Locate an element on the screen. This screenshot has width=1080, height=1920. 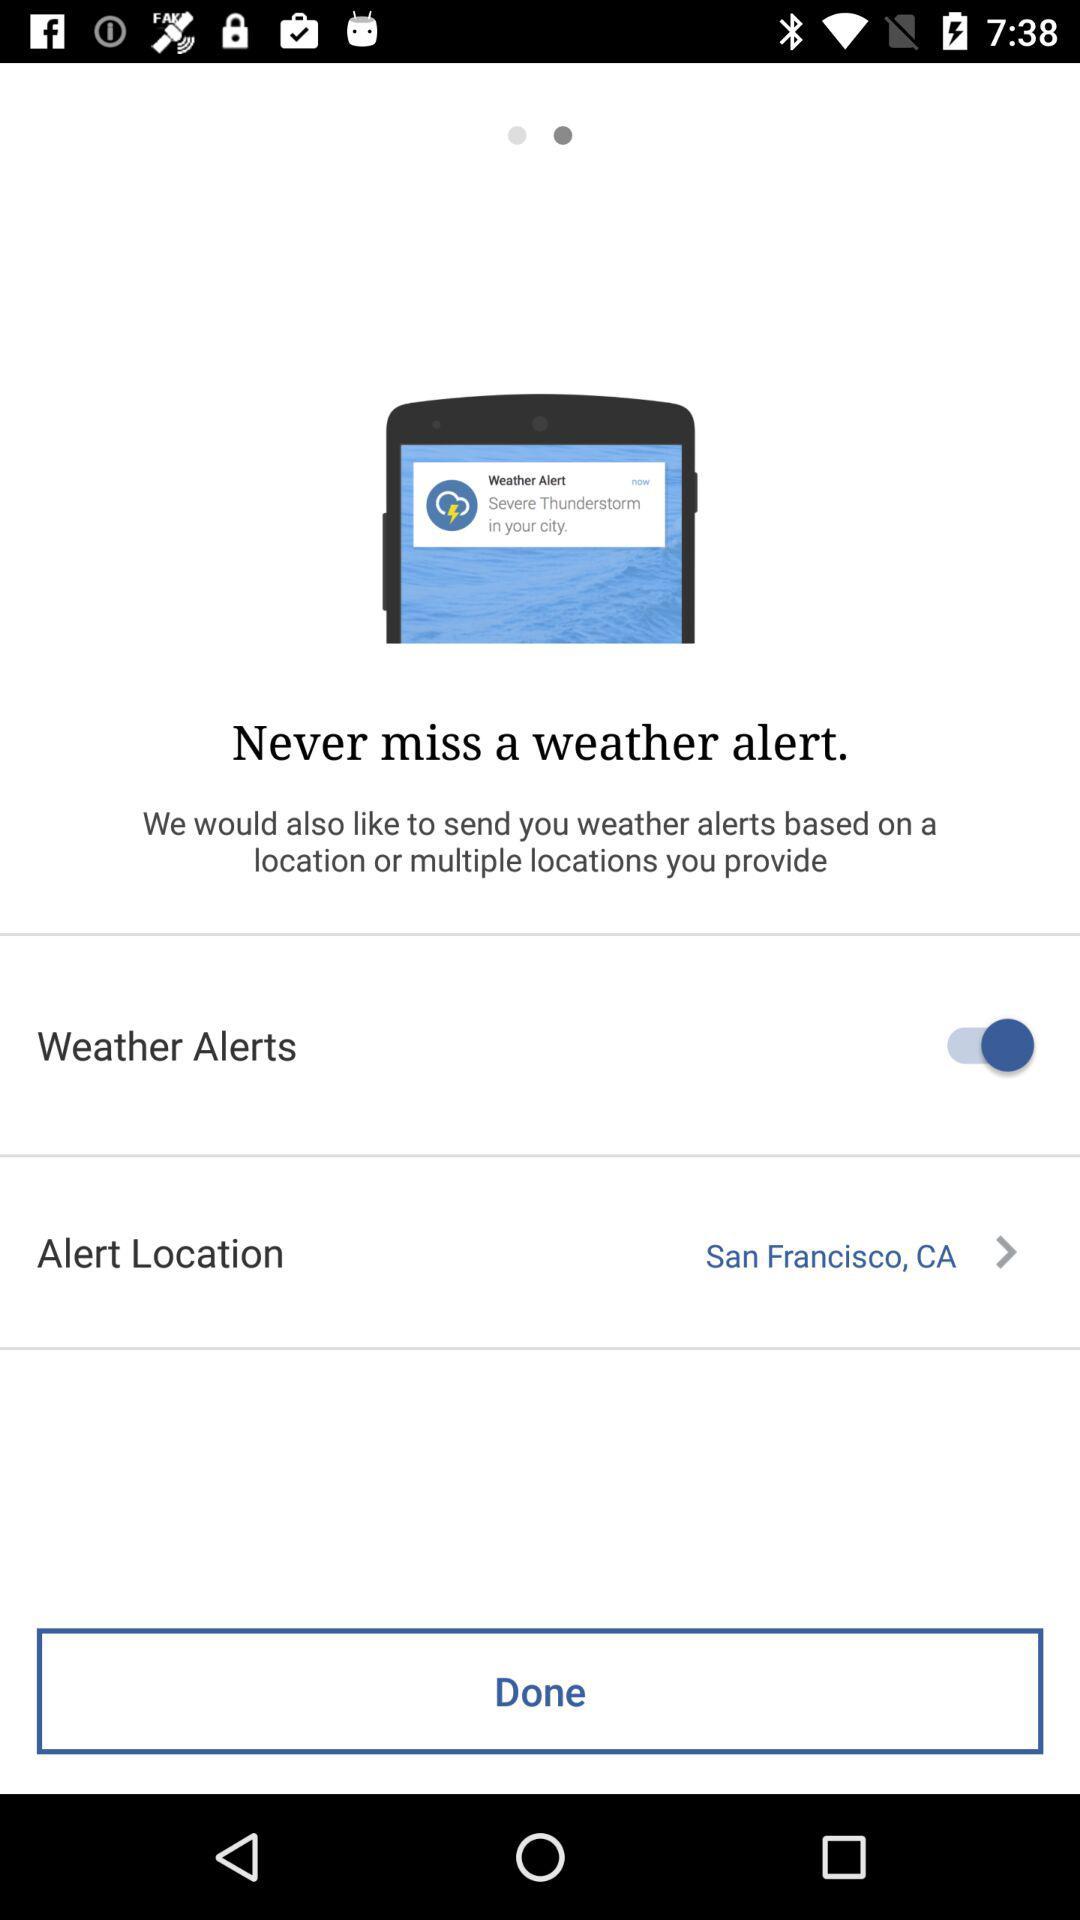
san francisco, ca item is located at coordinates (860, 1254).